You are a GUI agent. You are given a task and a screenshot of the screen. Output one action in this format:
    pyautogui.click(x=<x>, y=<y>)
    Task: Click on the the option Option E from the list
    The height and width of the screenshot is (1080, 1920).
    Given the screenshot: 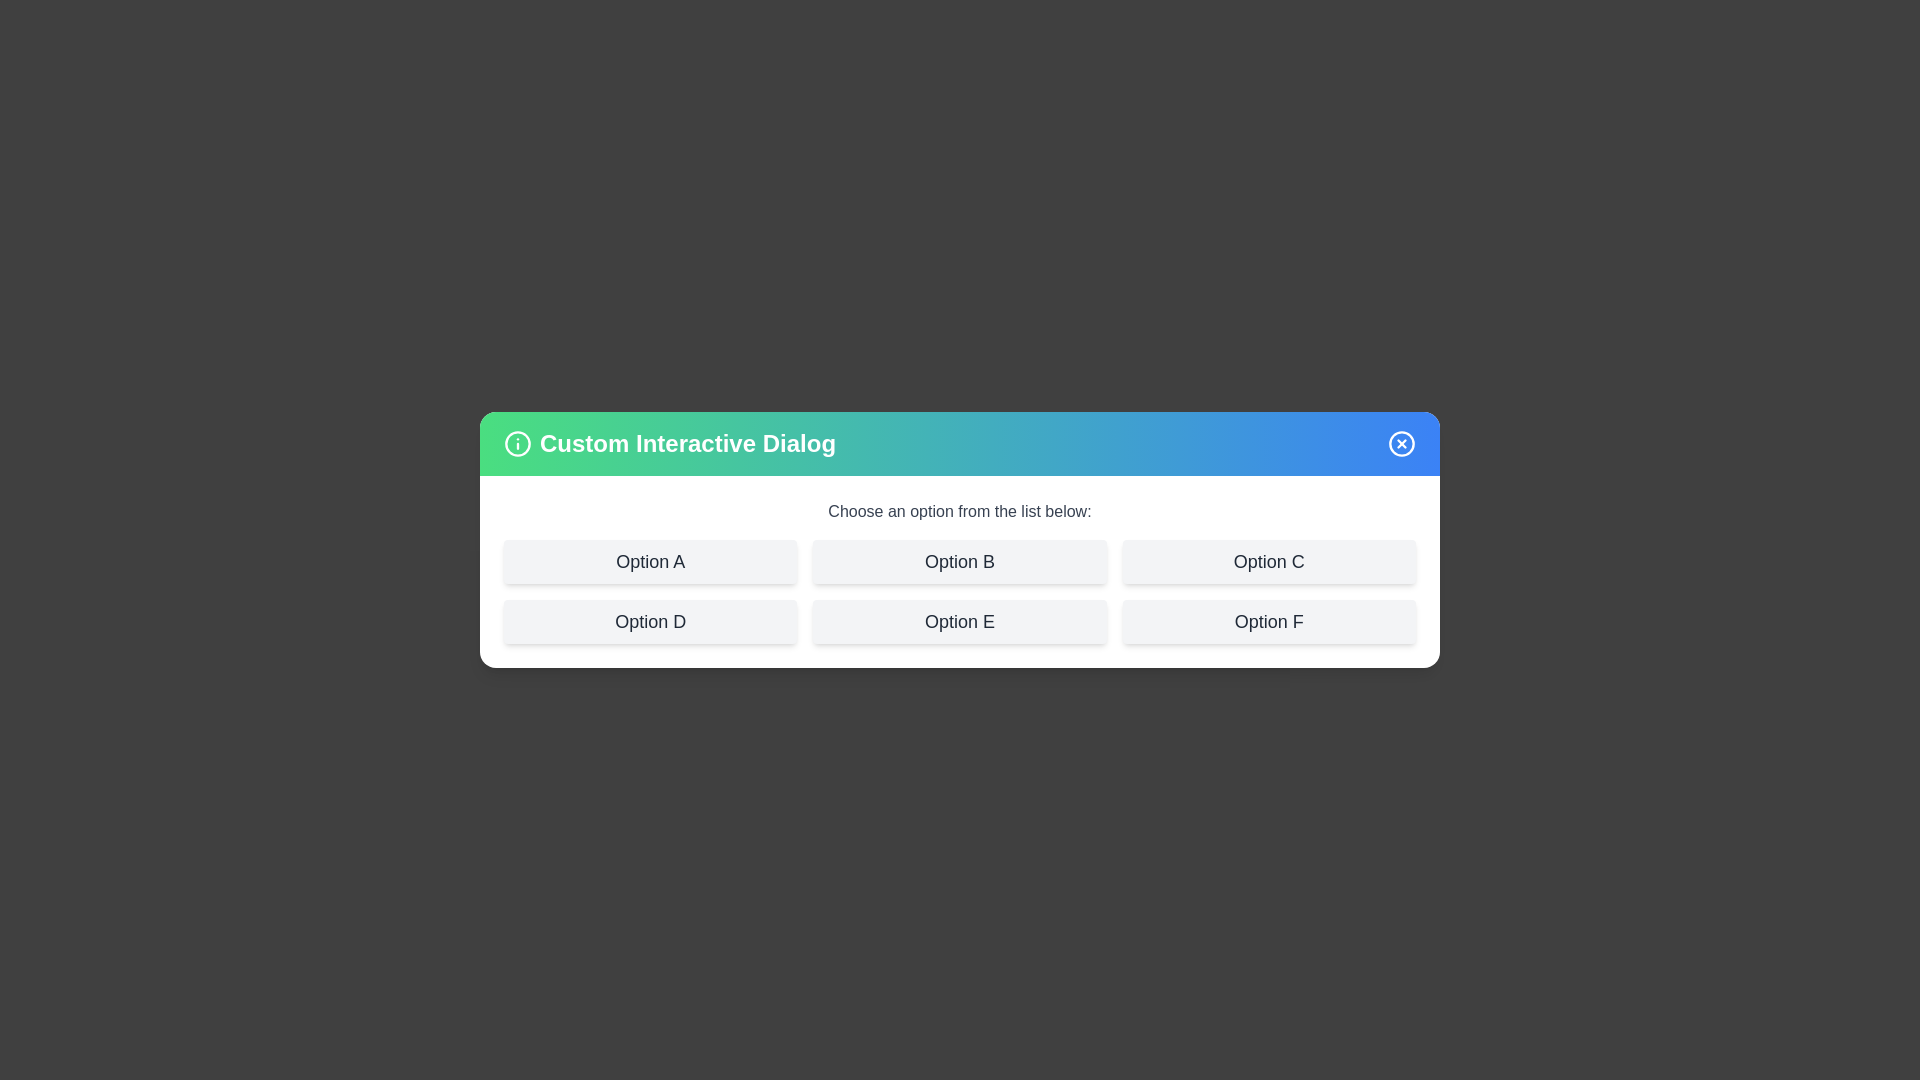 What is the action you would take?
    pyautogui.click(x=960, y=620)
    